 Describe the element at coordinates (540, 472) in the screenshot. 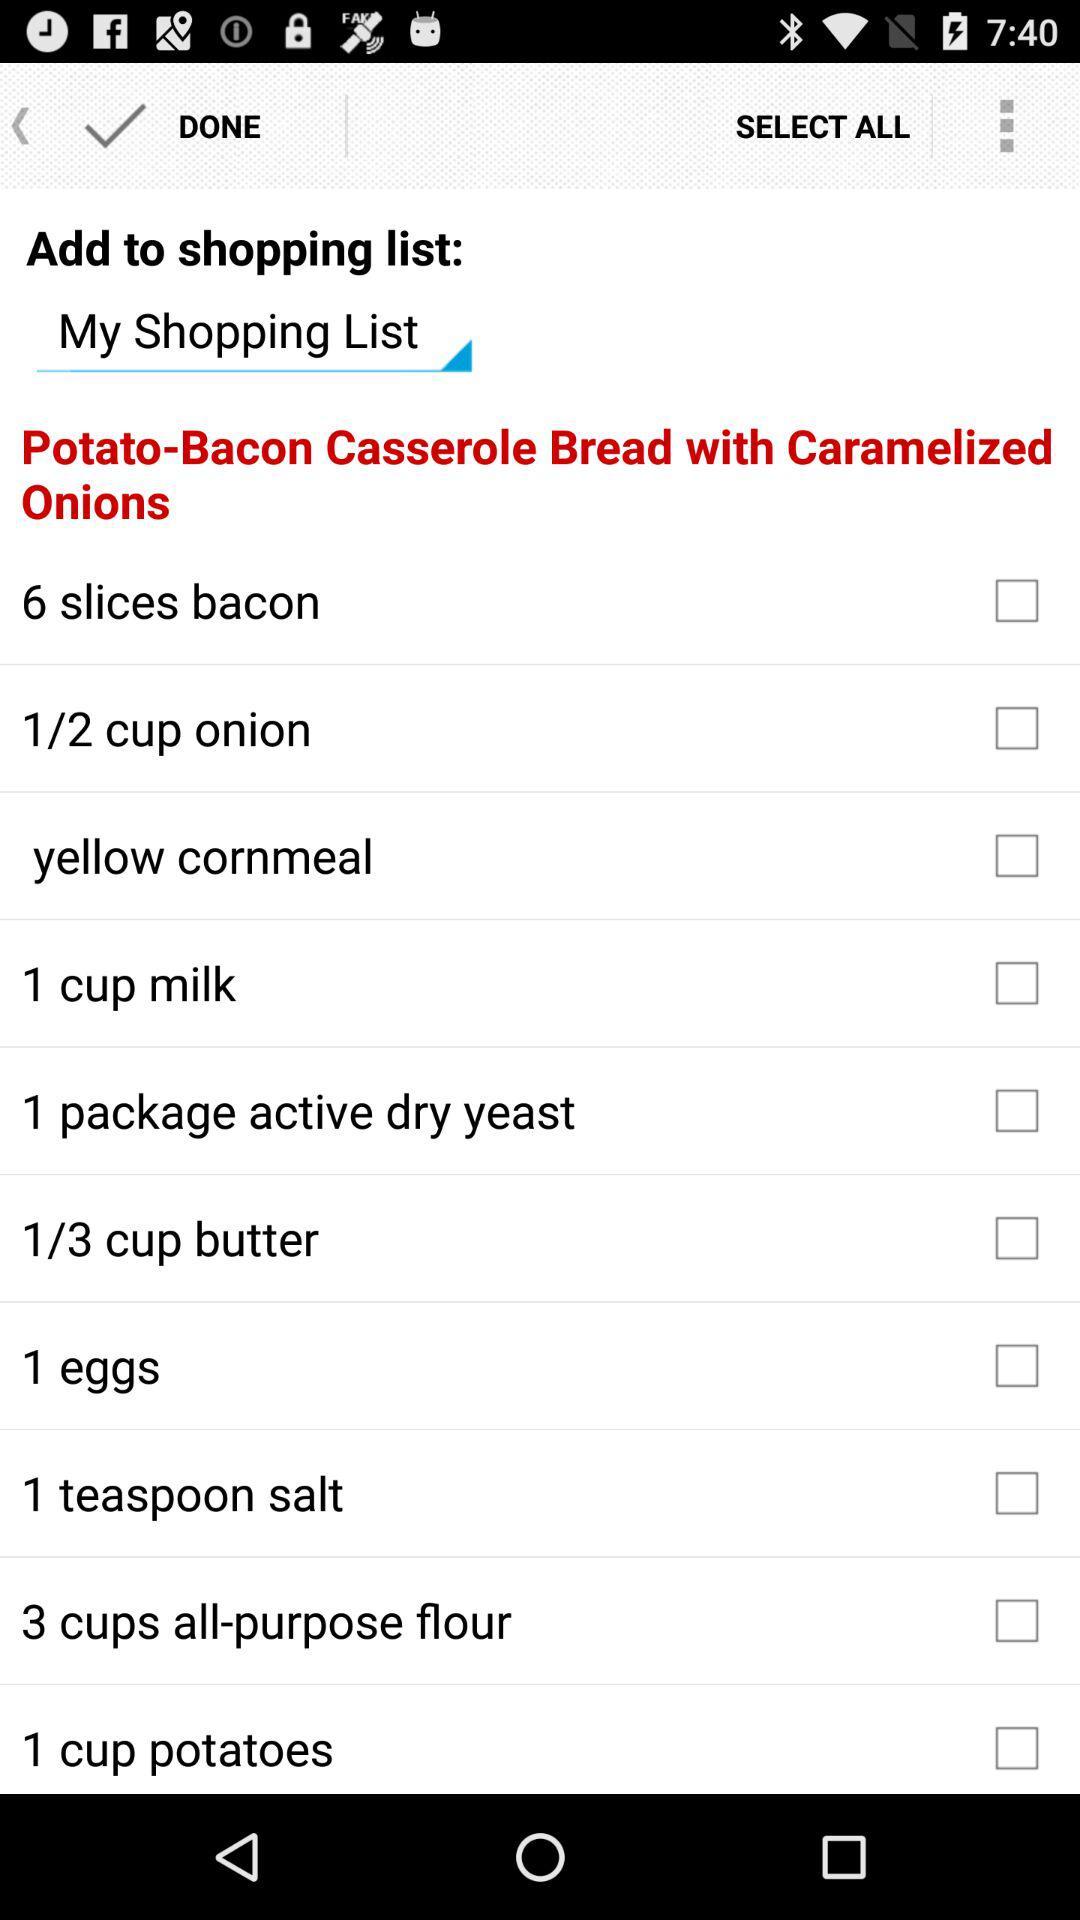

I see `the potato bacon casserole item` at that location.